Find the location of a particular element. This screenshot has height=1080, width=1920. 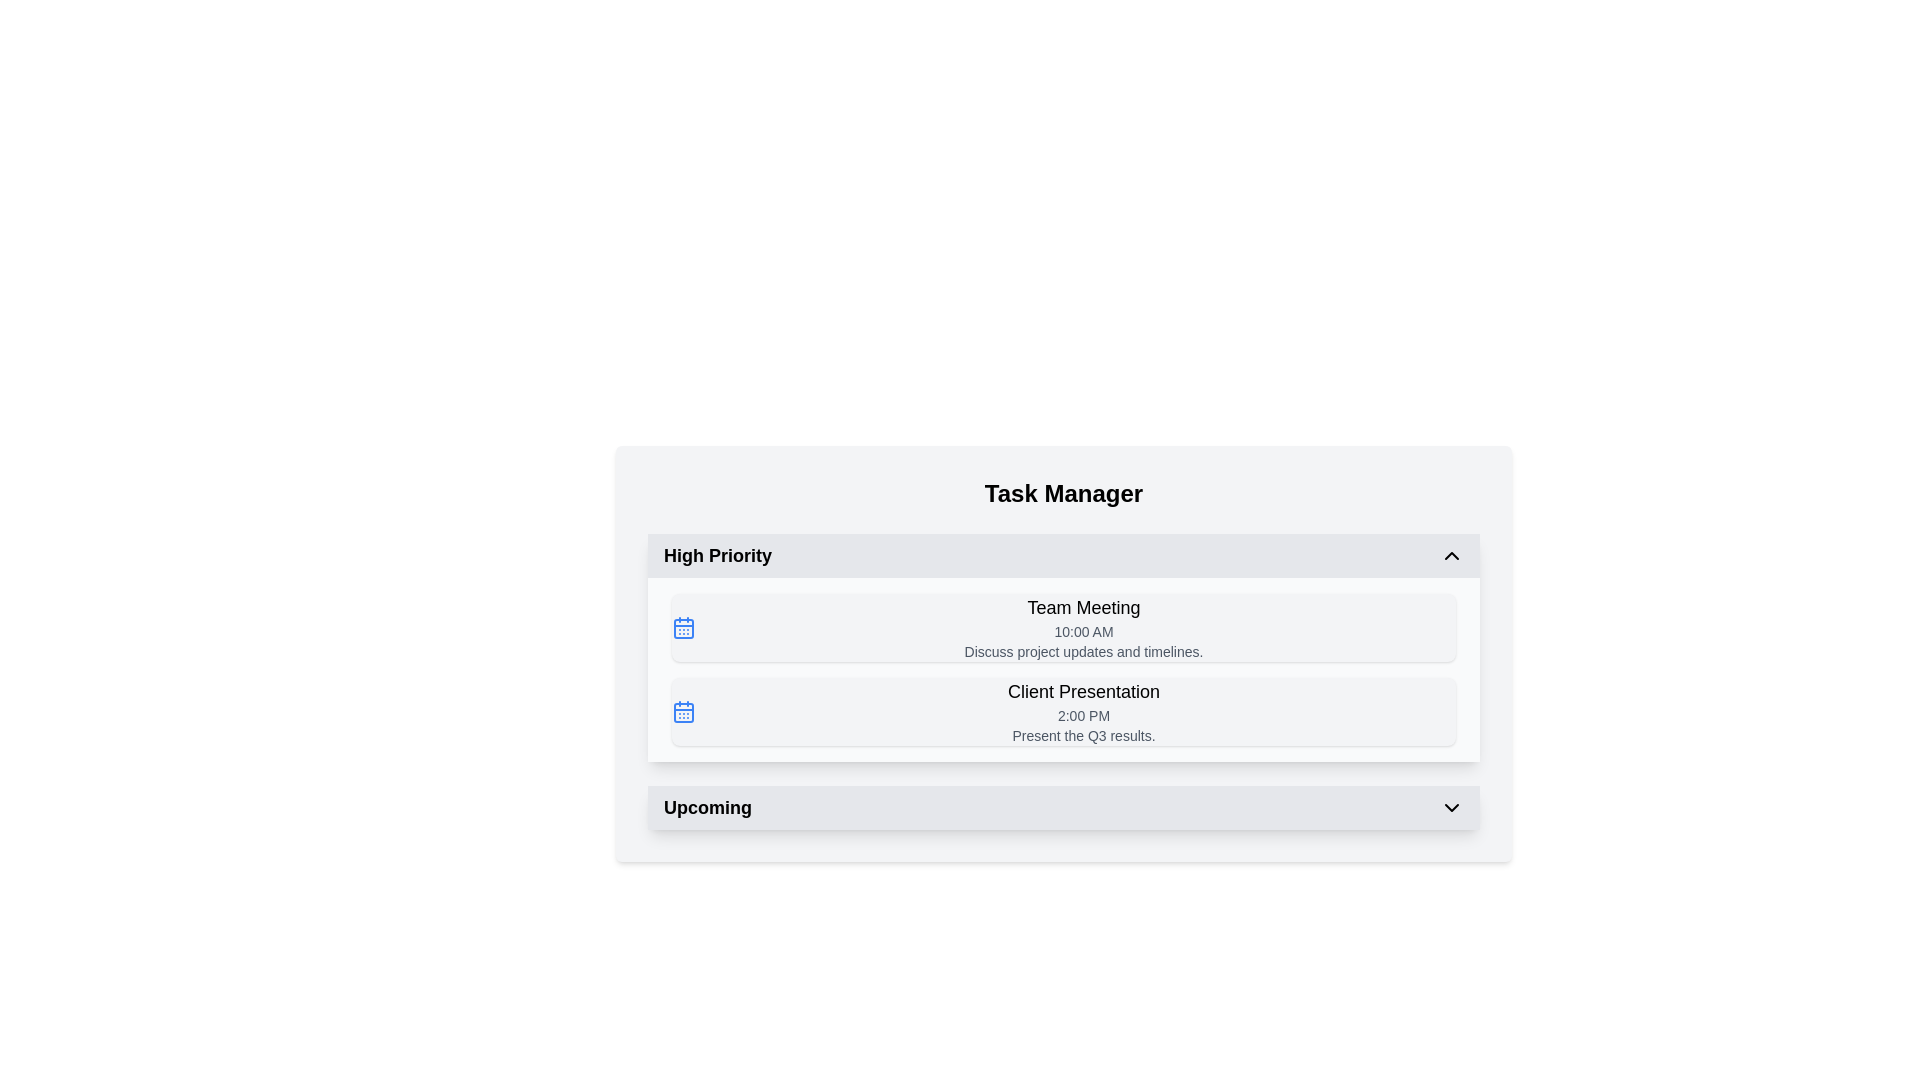

the downward-pointing chevron icon button located at the far-right side of the 'Upcoming' section is located at coordinates (1451, 806).